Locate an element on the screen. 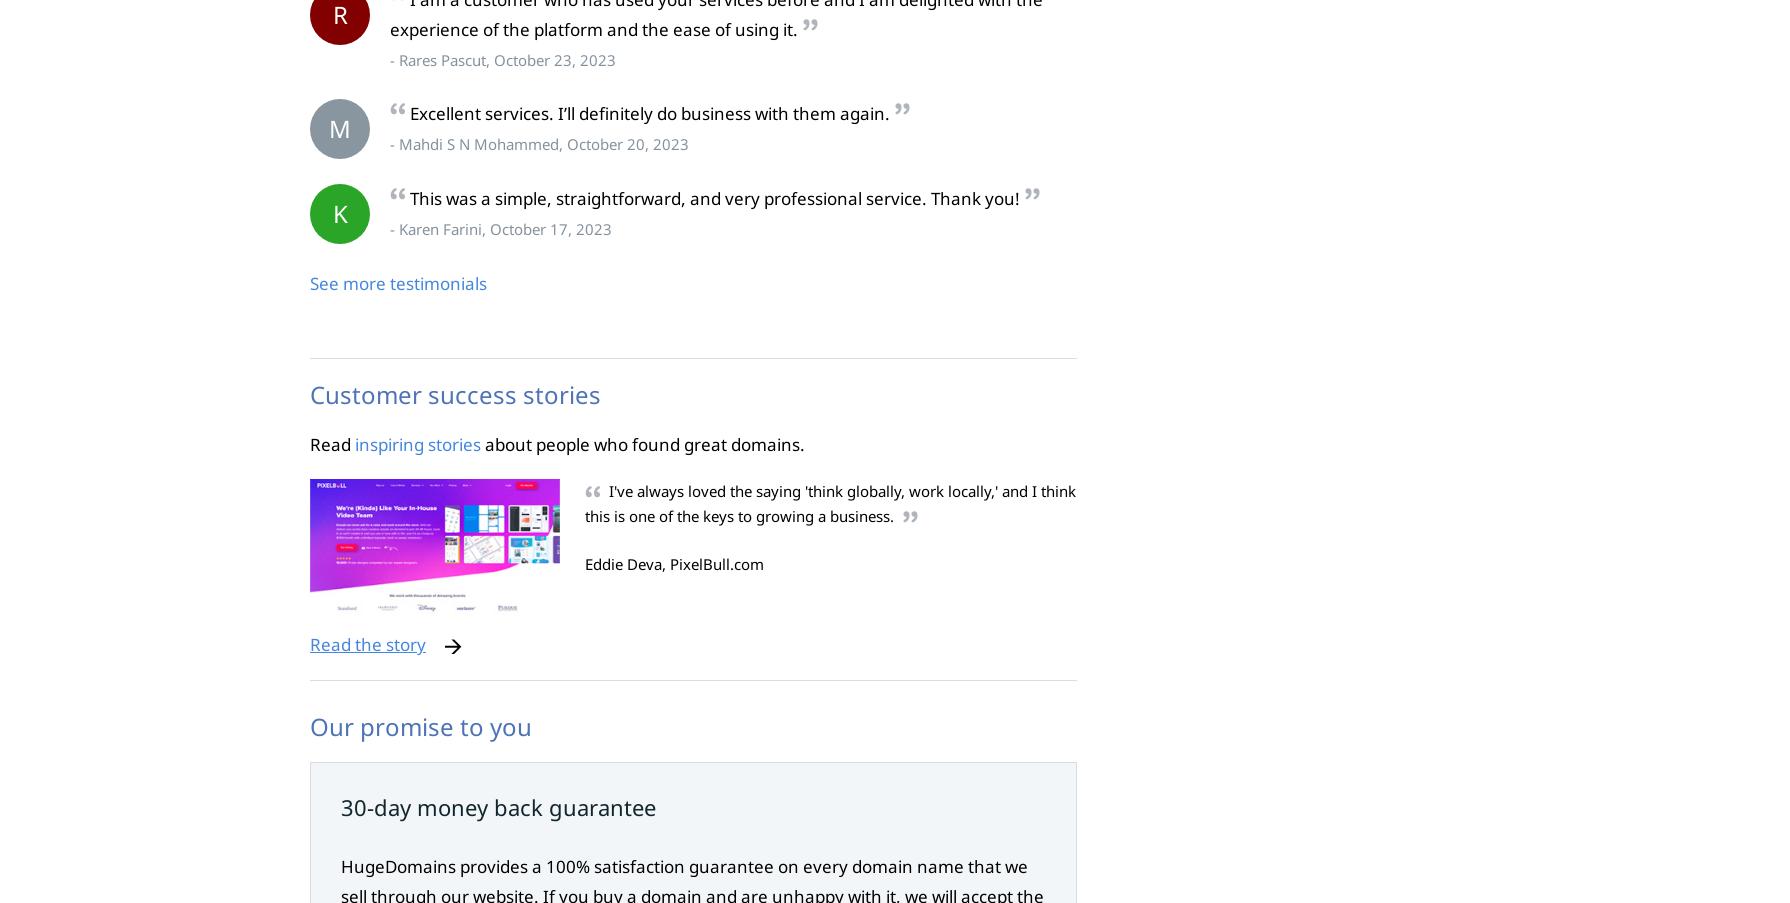 The image size is (1790, 903). '- Mahdi S N Mohammed, October 20, 2023' is located at coordinates (390, 143).